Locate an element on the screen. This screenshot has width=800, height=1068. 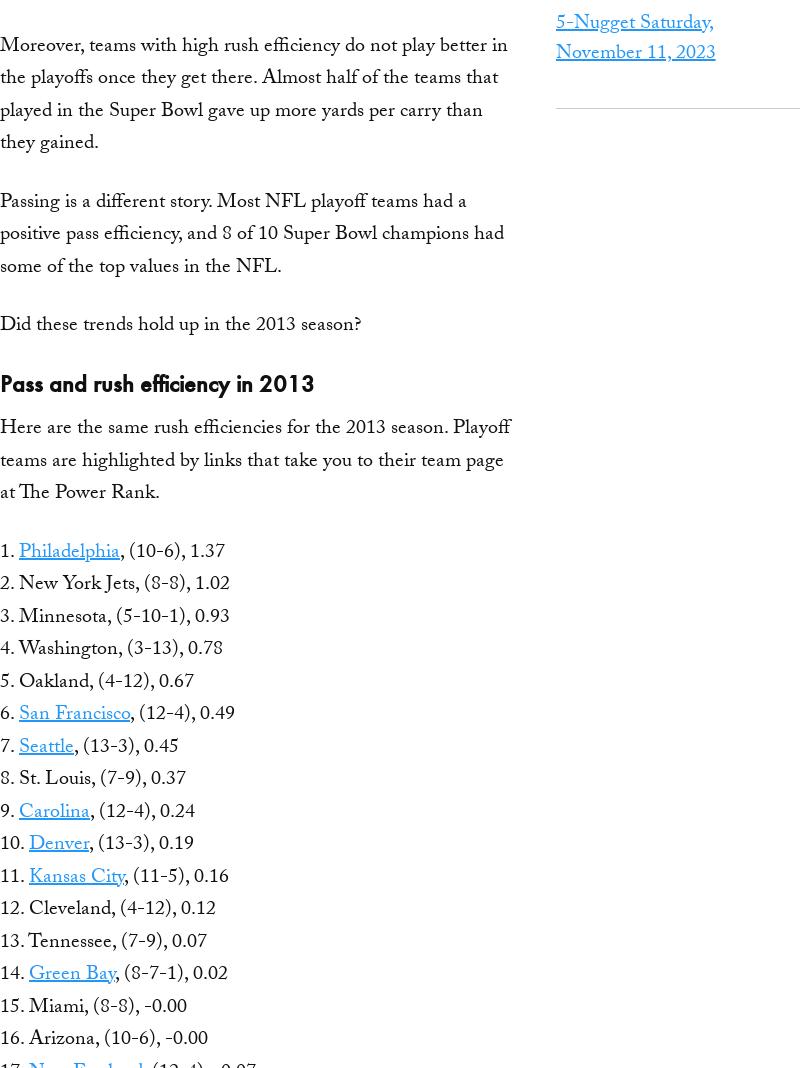
'9.' is located at coordinates (9, 811).